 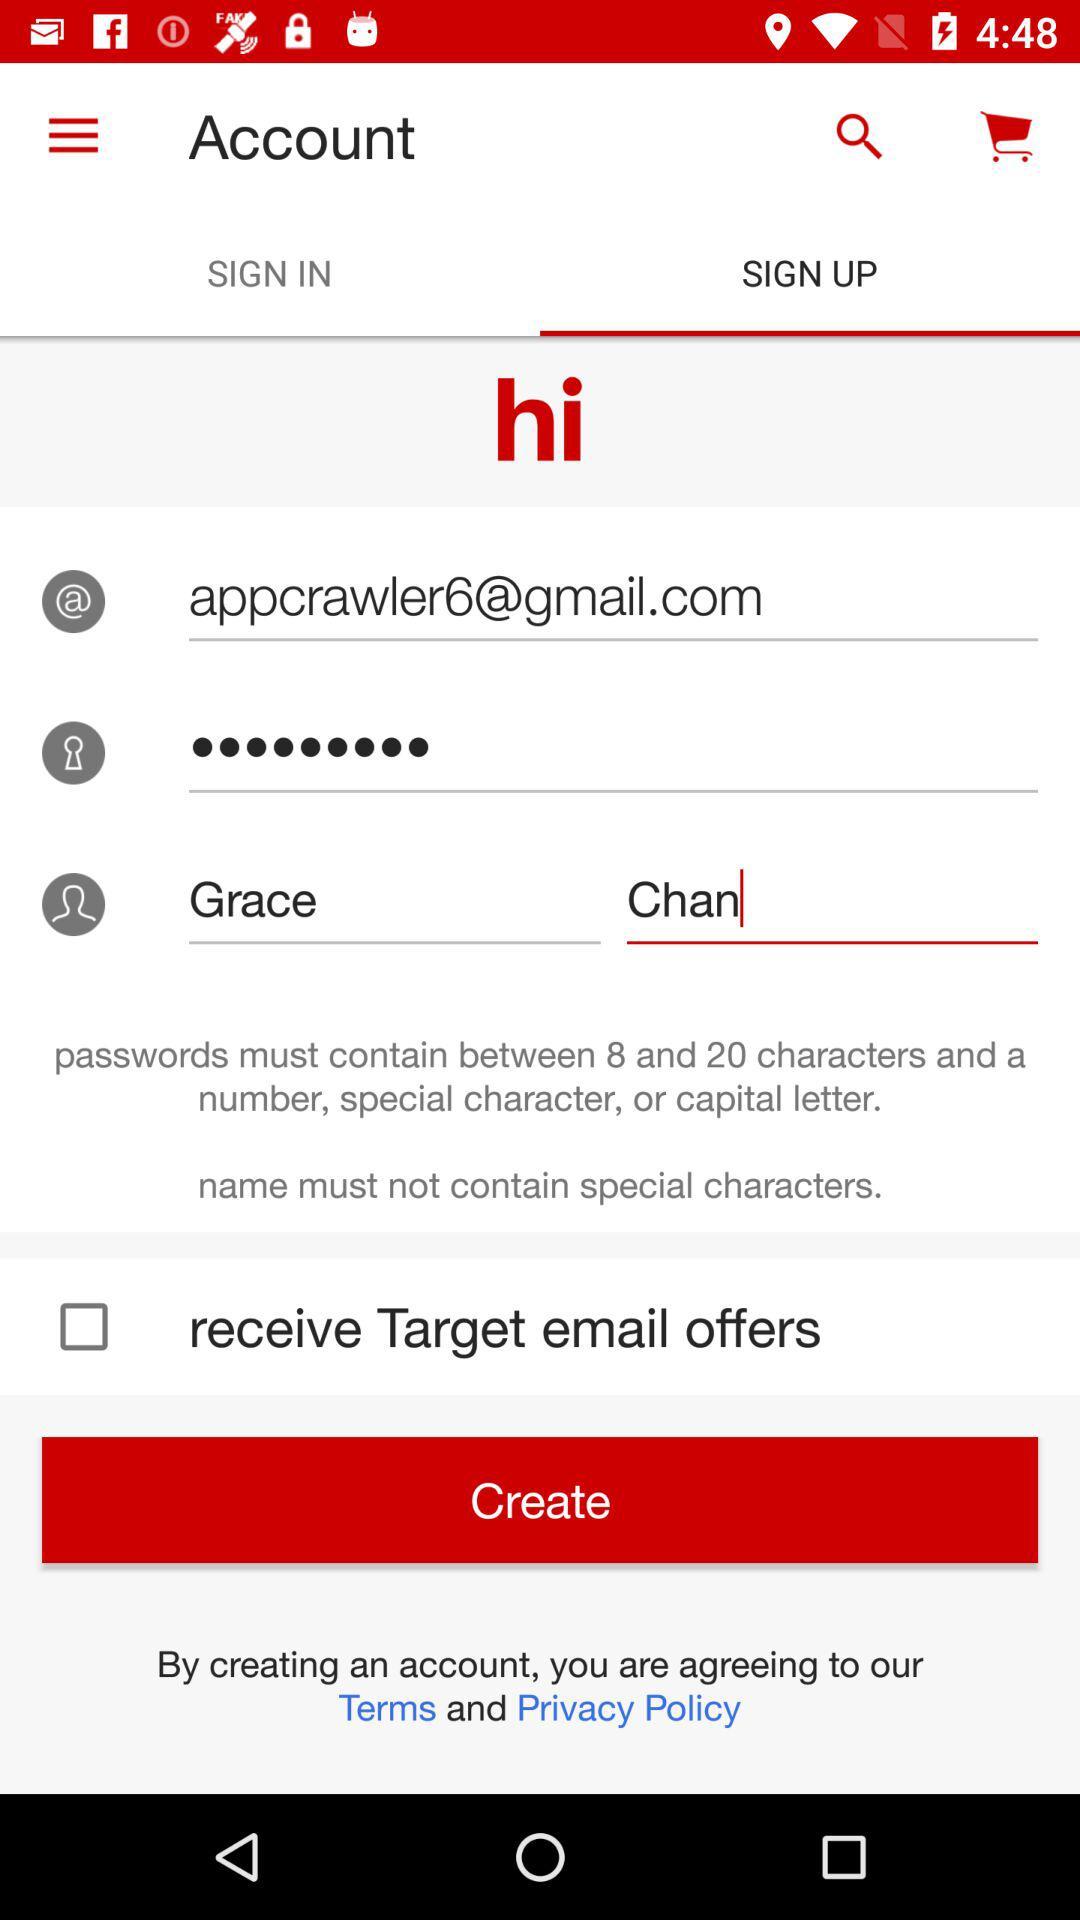 What do you see at coordinates (540, 1499) in the screenshot?
I see `the create icon` at bounding box center [540, 1499].